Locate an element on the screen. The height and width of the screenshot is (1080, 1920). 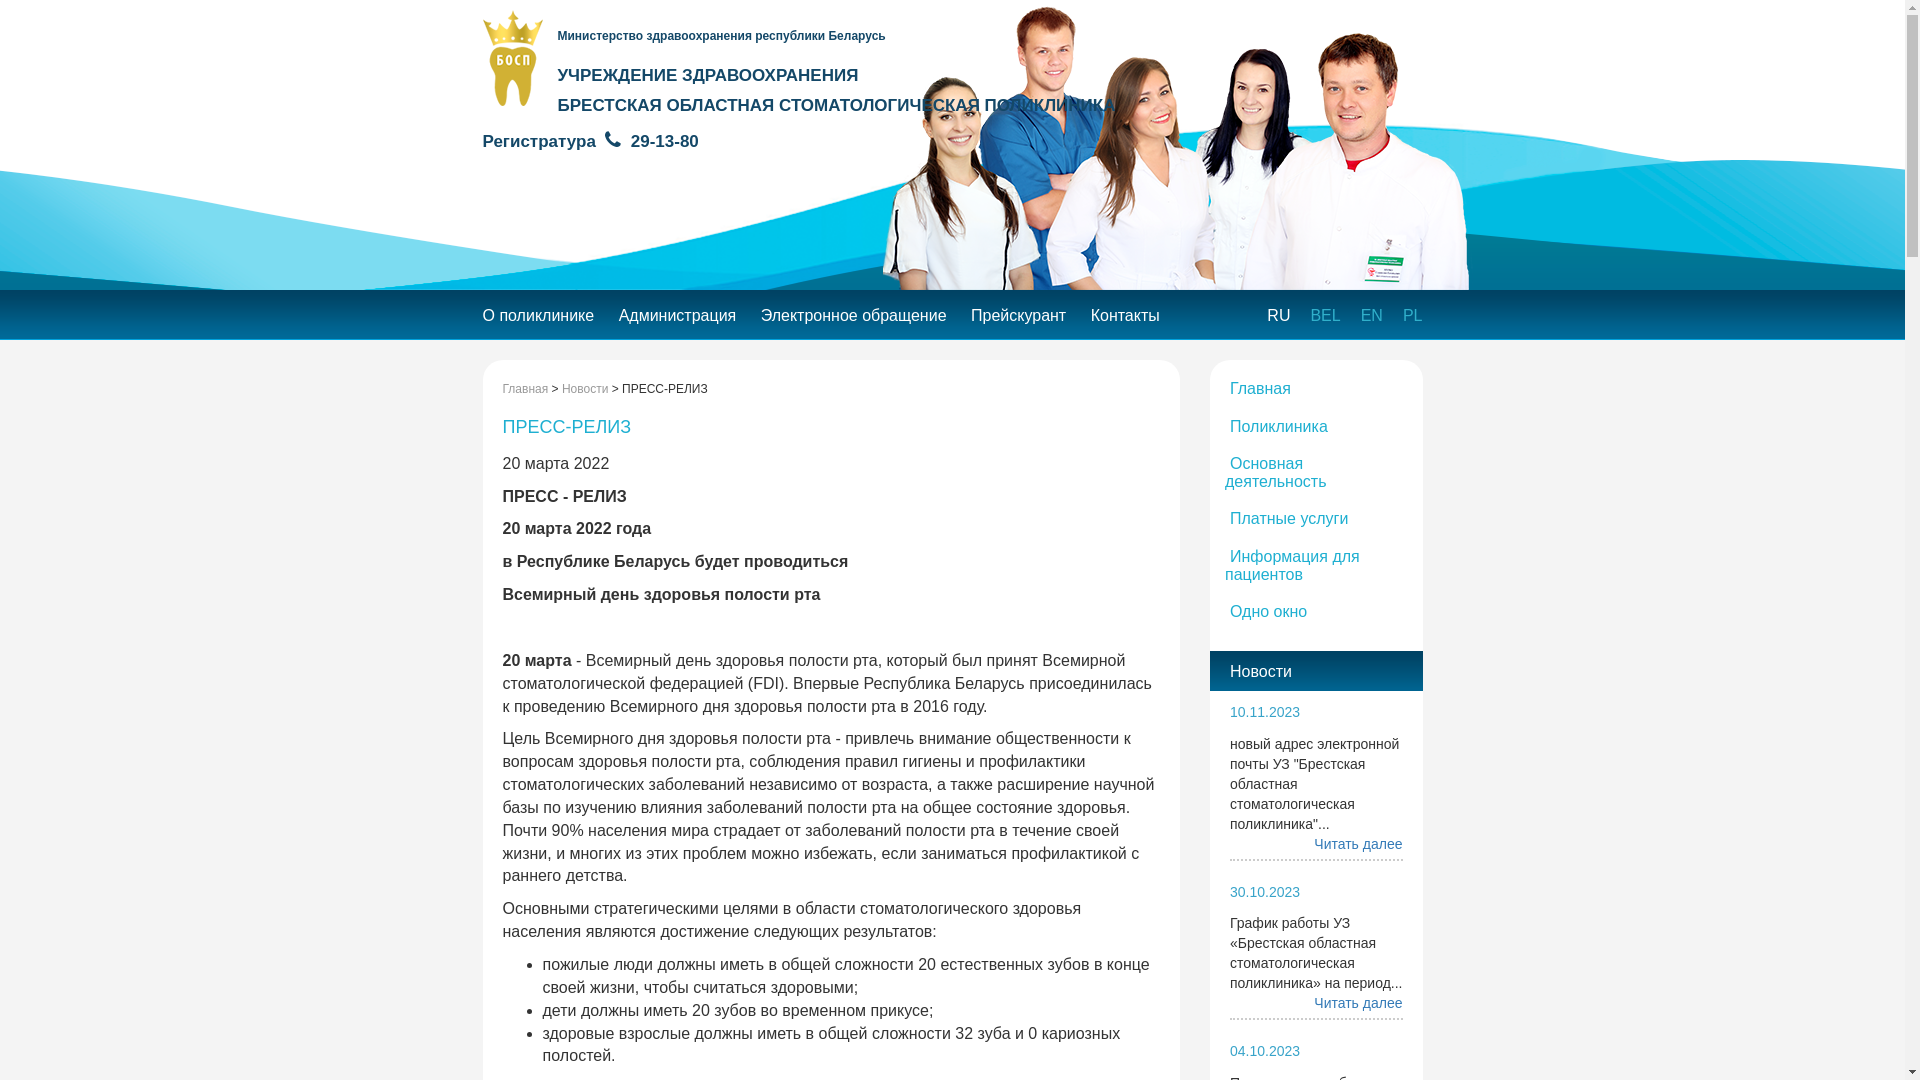
'BEL' is located at coordinates (1324, 315).